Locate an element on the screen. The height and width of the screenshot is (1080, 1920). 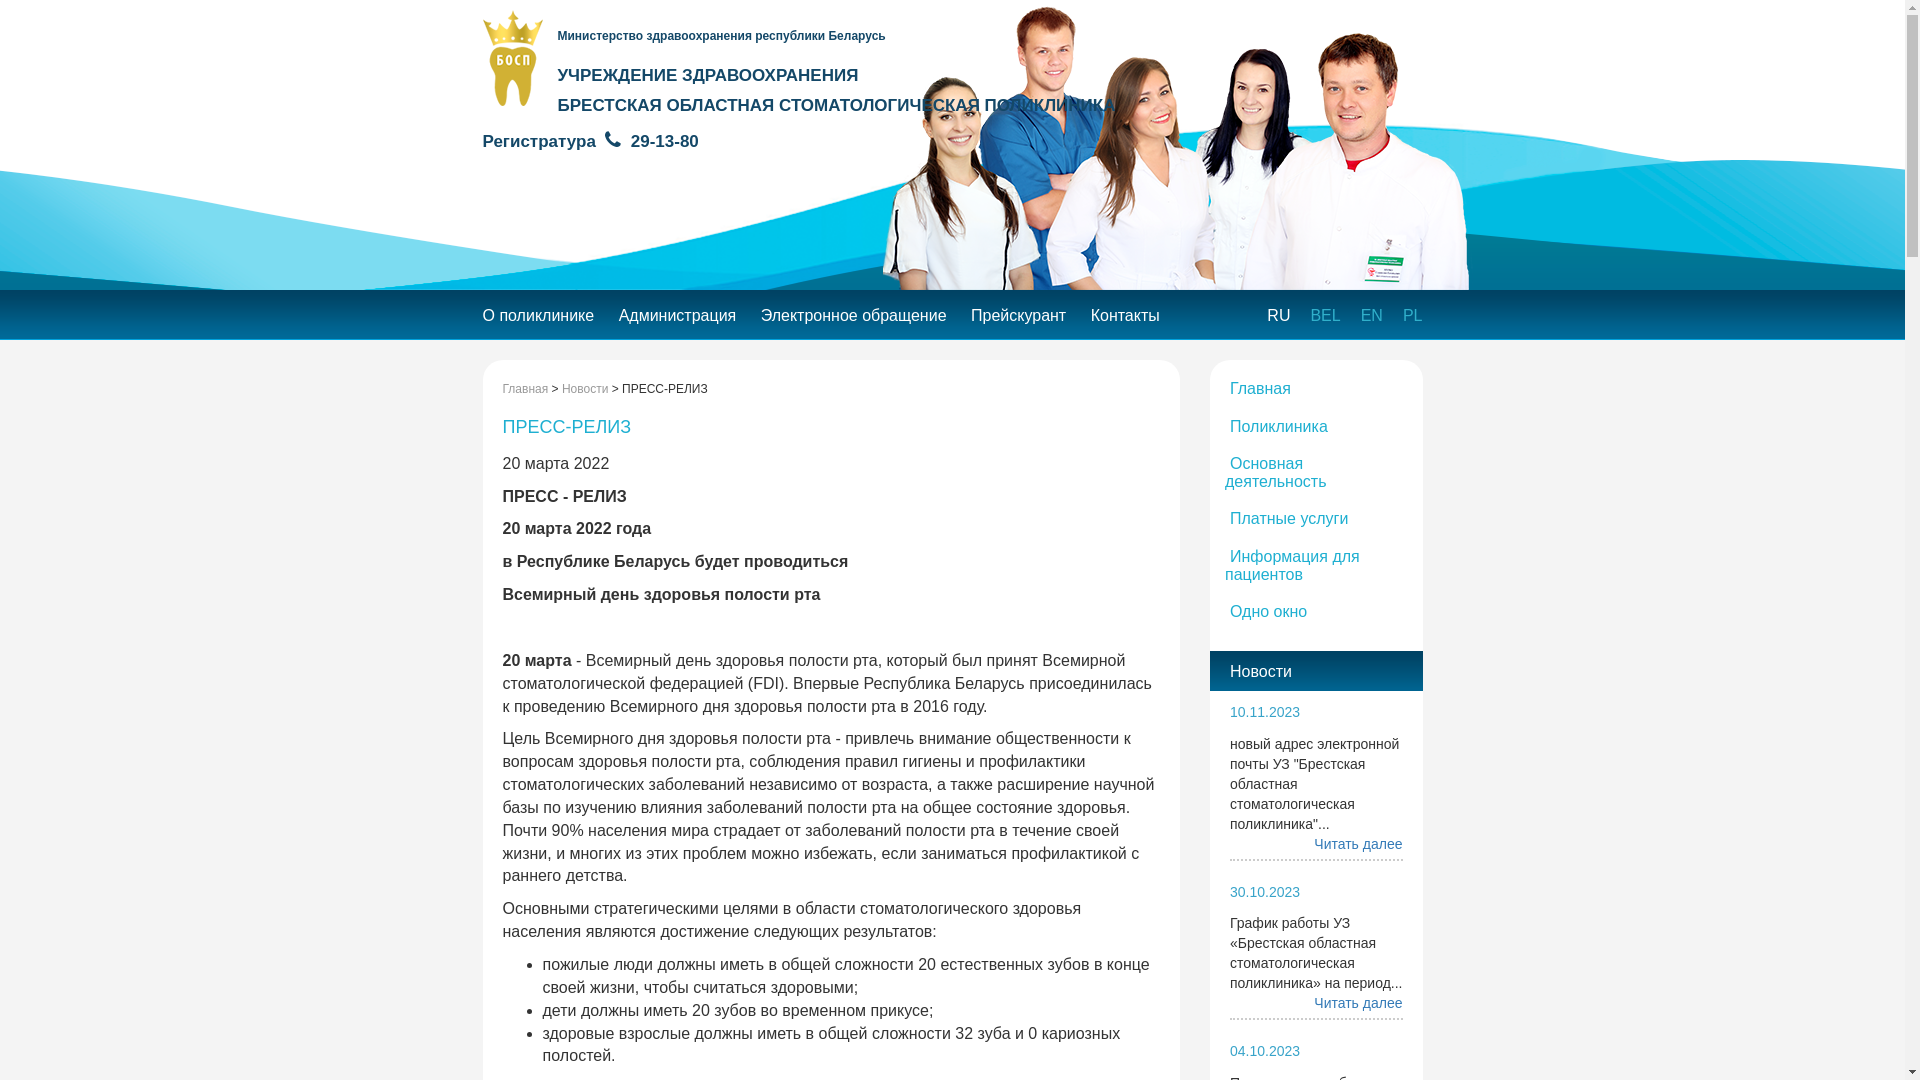
'BEL' is located at coordinates (1324, 315).